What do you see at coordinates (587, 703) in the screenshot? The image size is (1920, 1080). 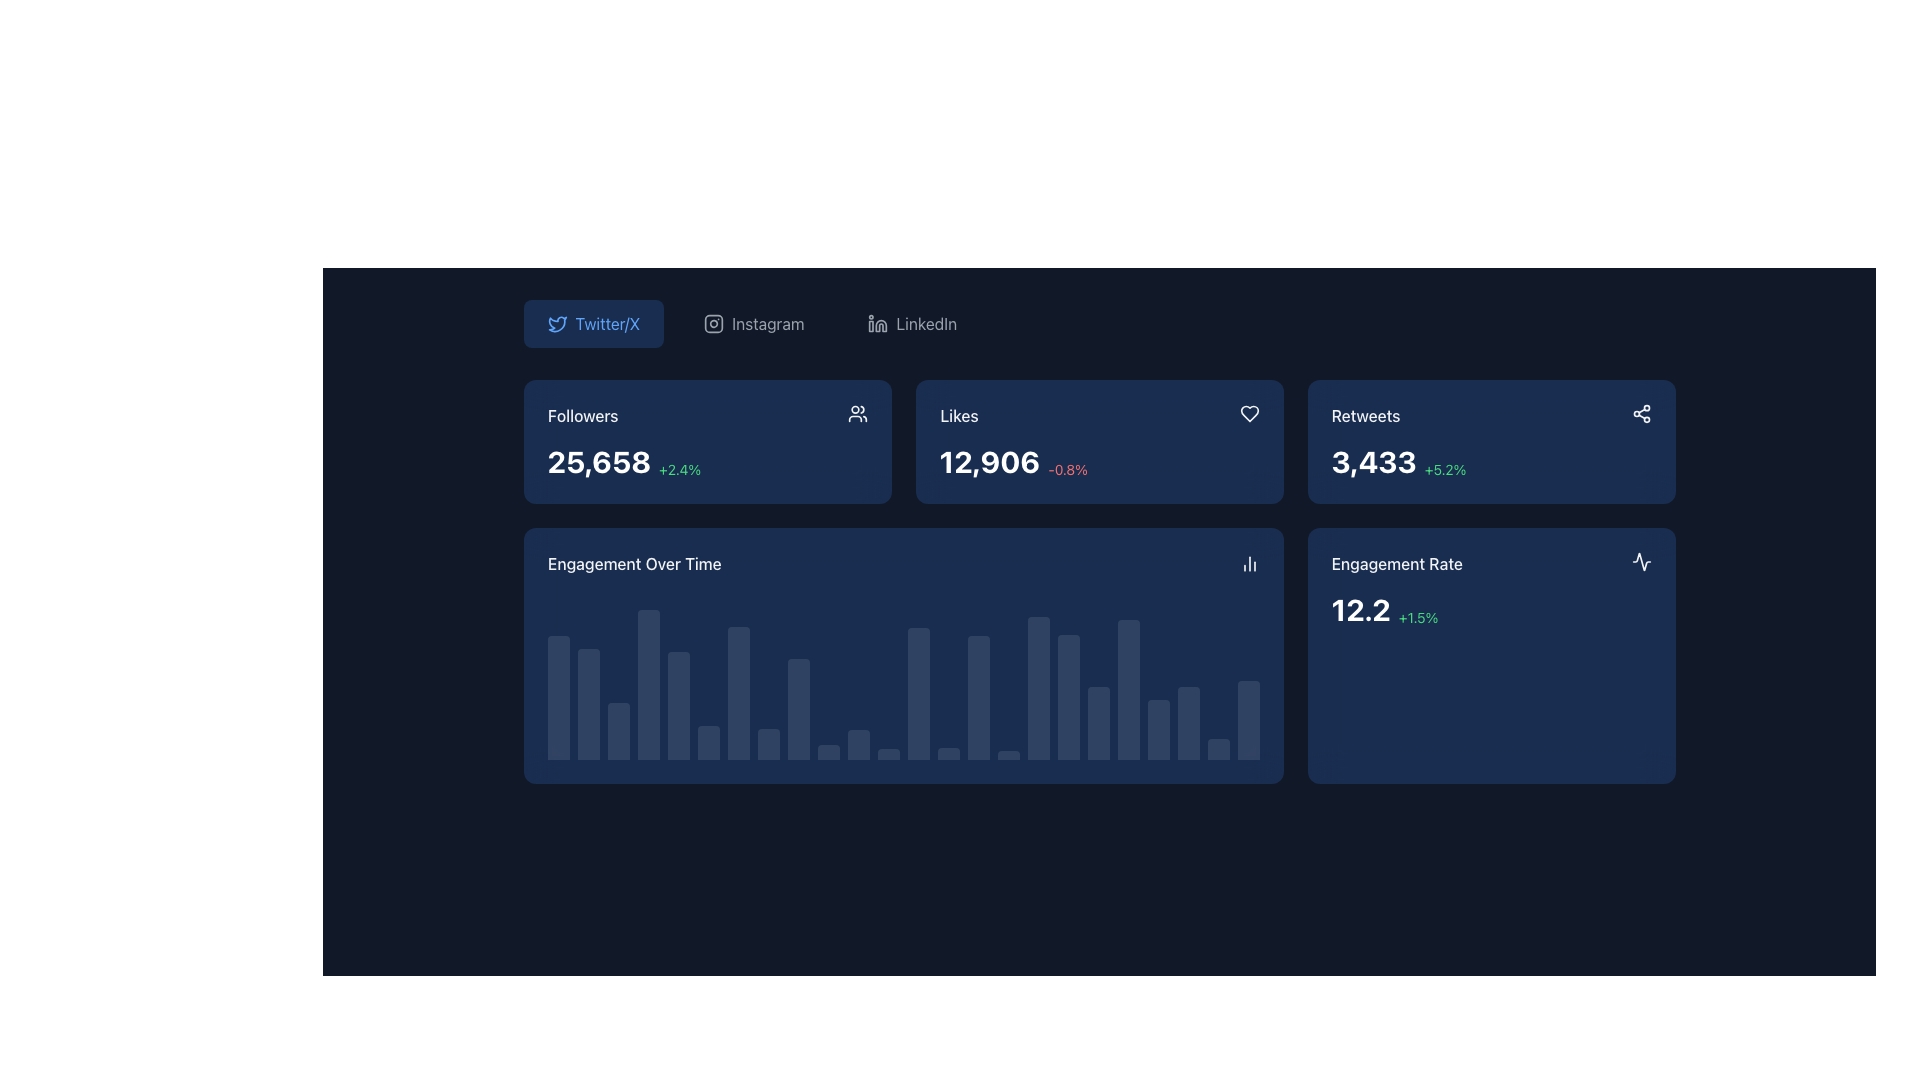 I see `the second vertical bar` at bounding box center [587, 703].